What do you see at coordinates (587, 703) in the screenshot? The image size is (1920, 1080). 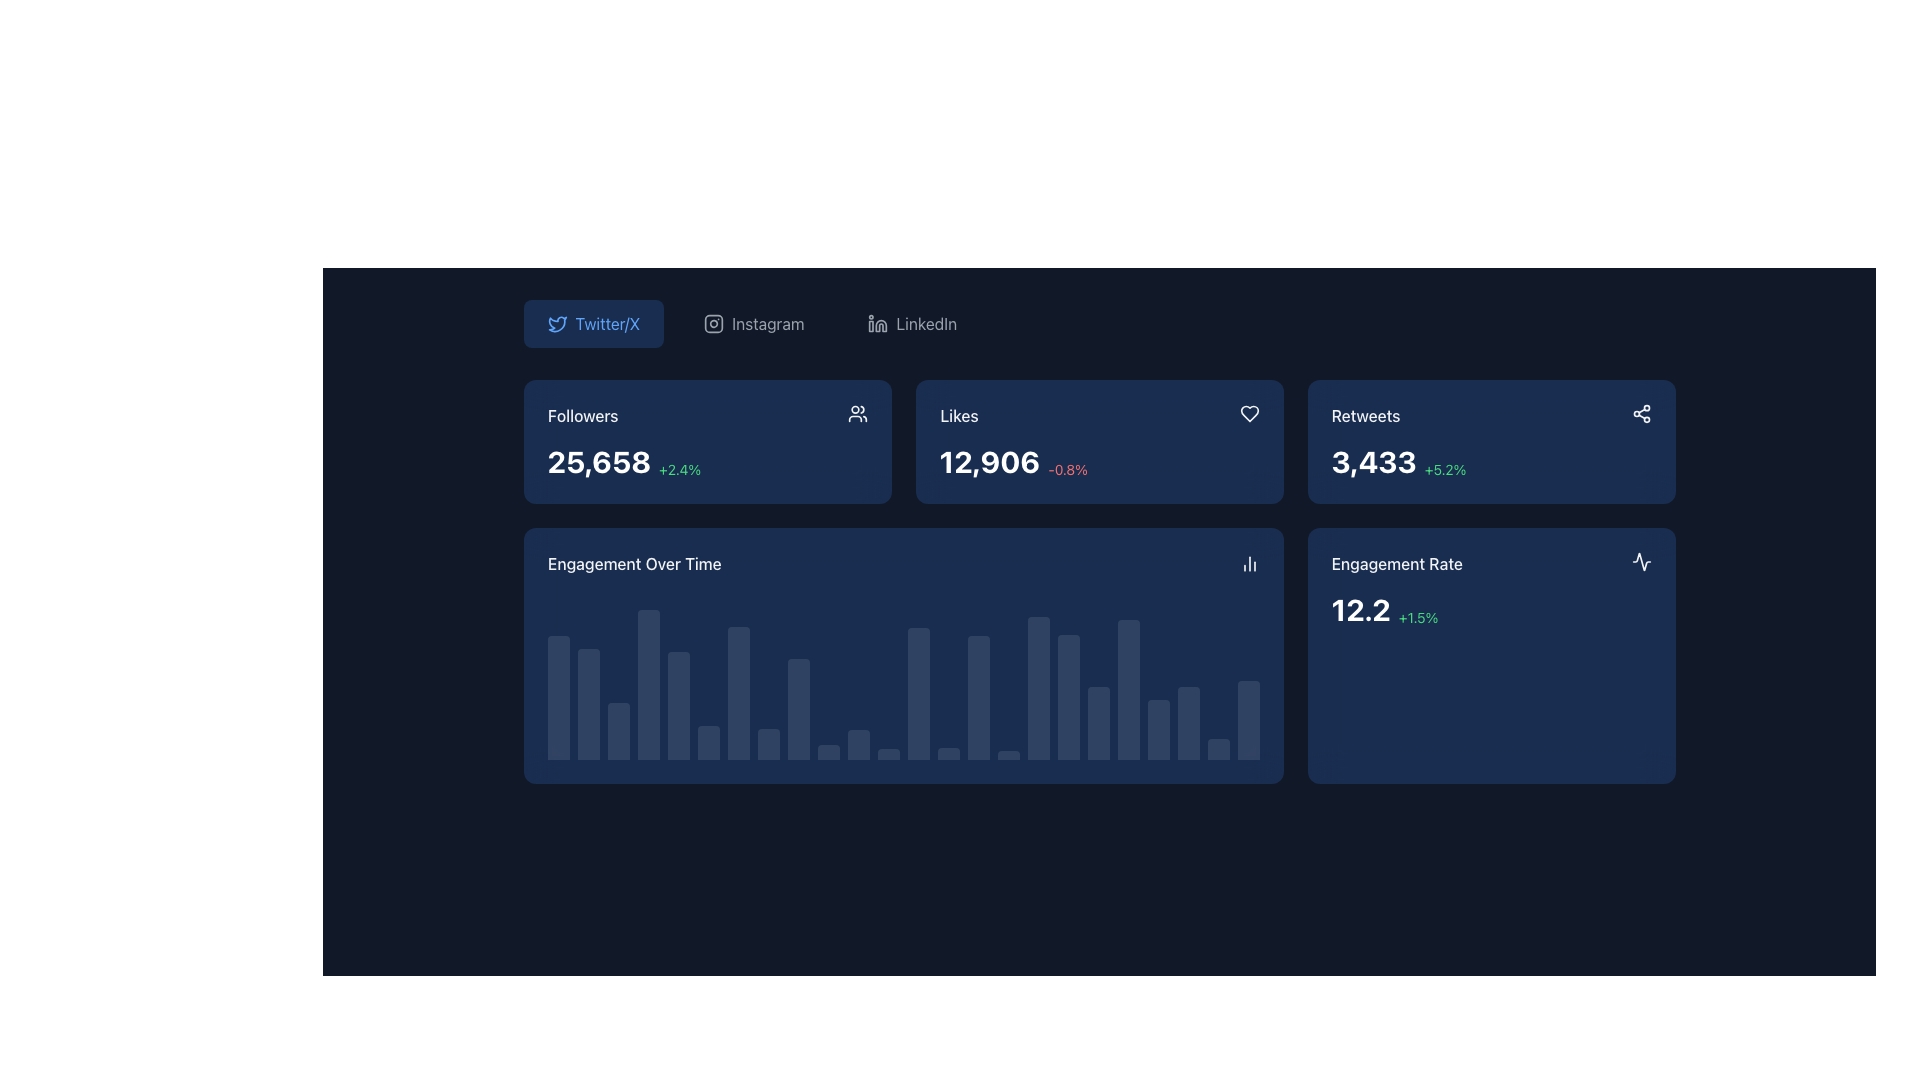 I see `the second vertical bar` at bounding box center [587, 703].